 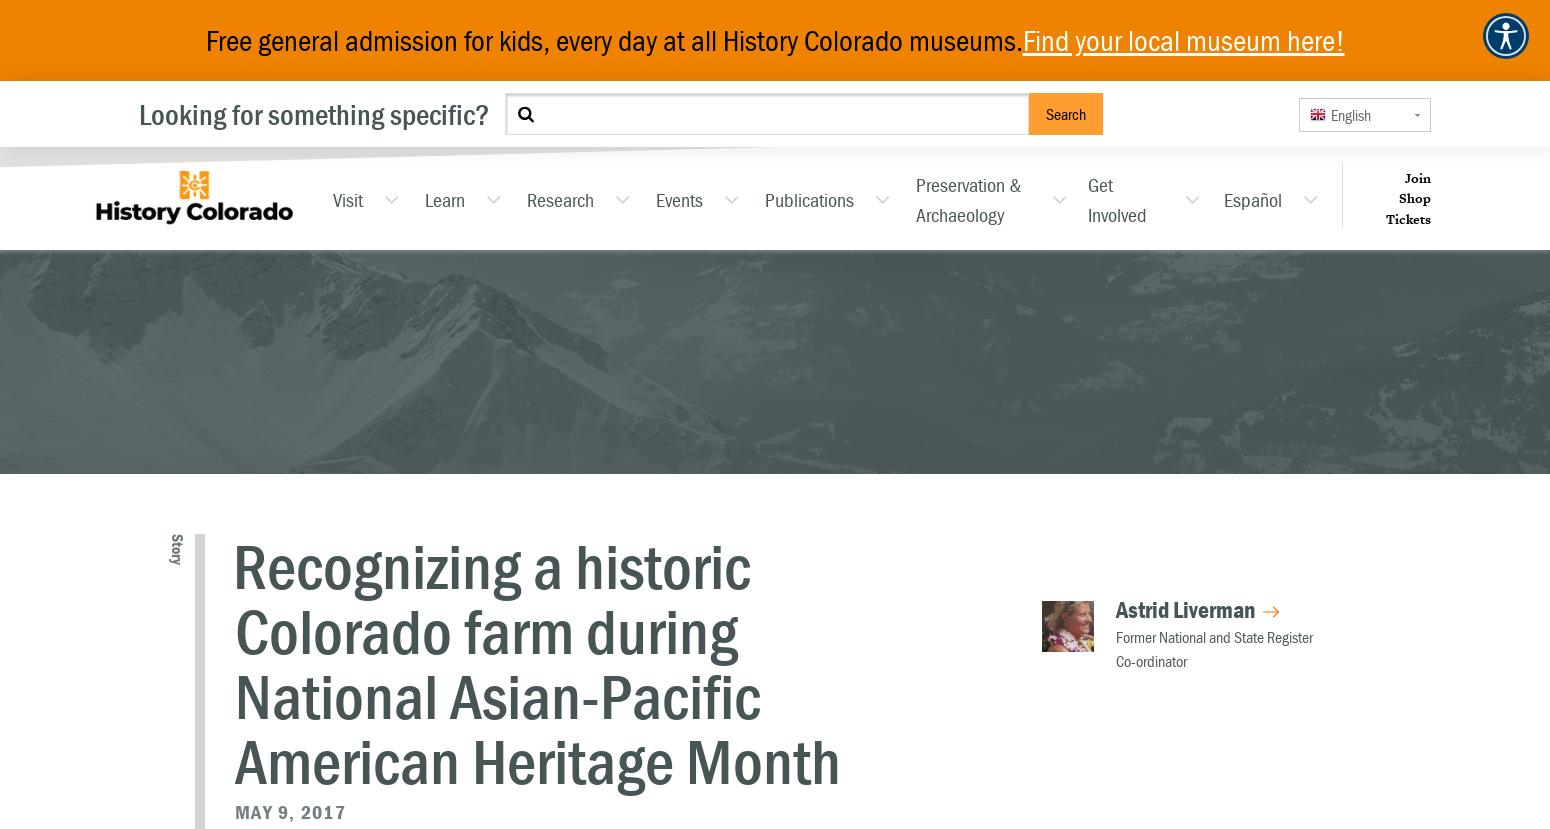 I want to click on 'Visit', so click(x=346, y=198).